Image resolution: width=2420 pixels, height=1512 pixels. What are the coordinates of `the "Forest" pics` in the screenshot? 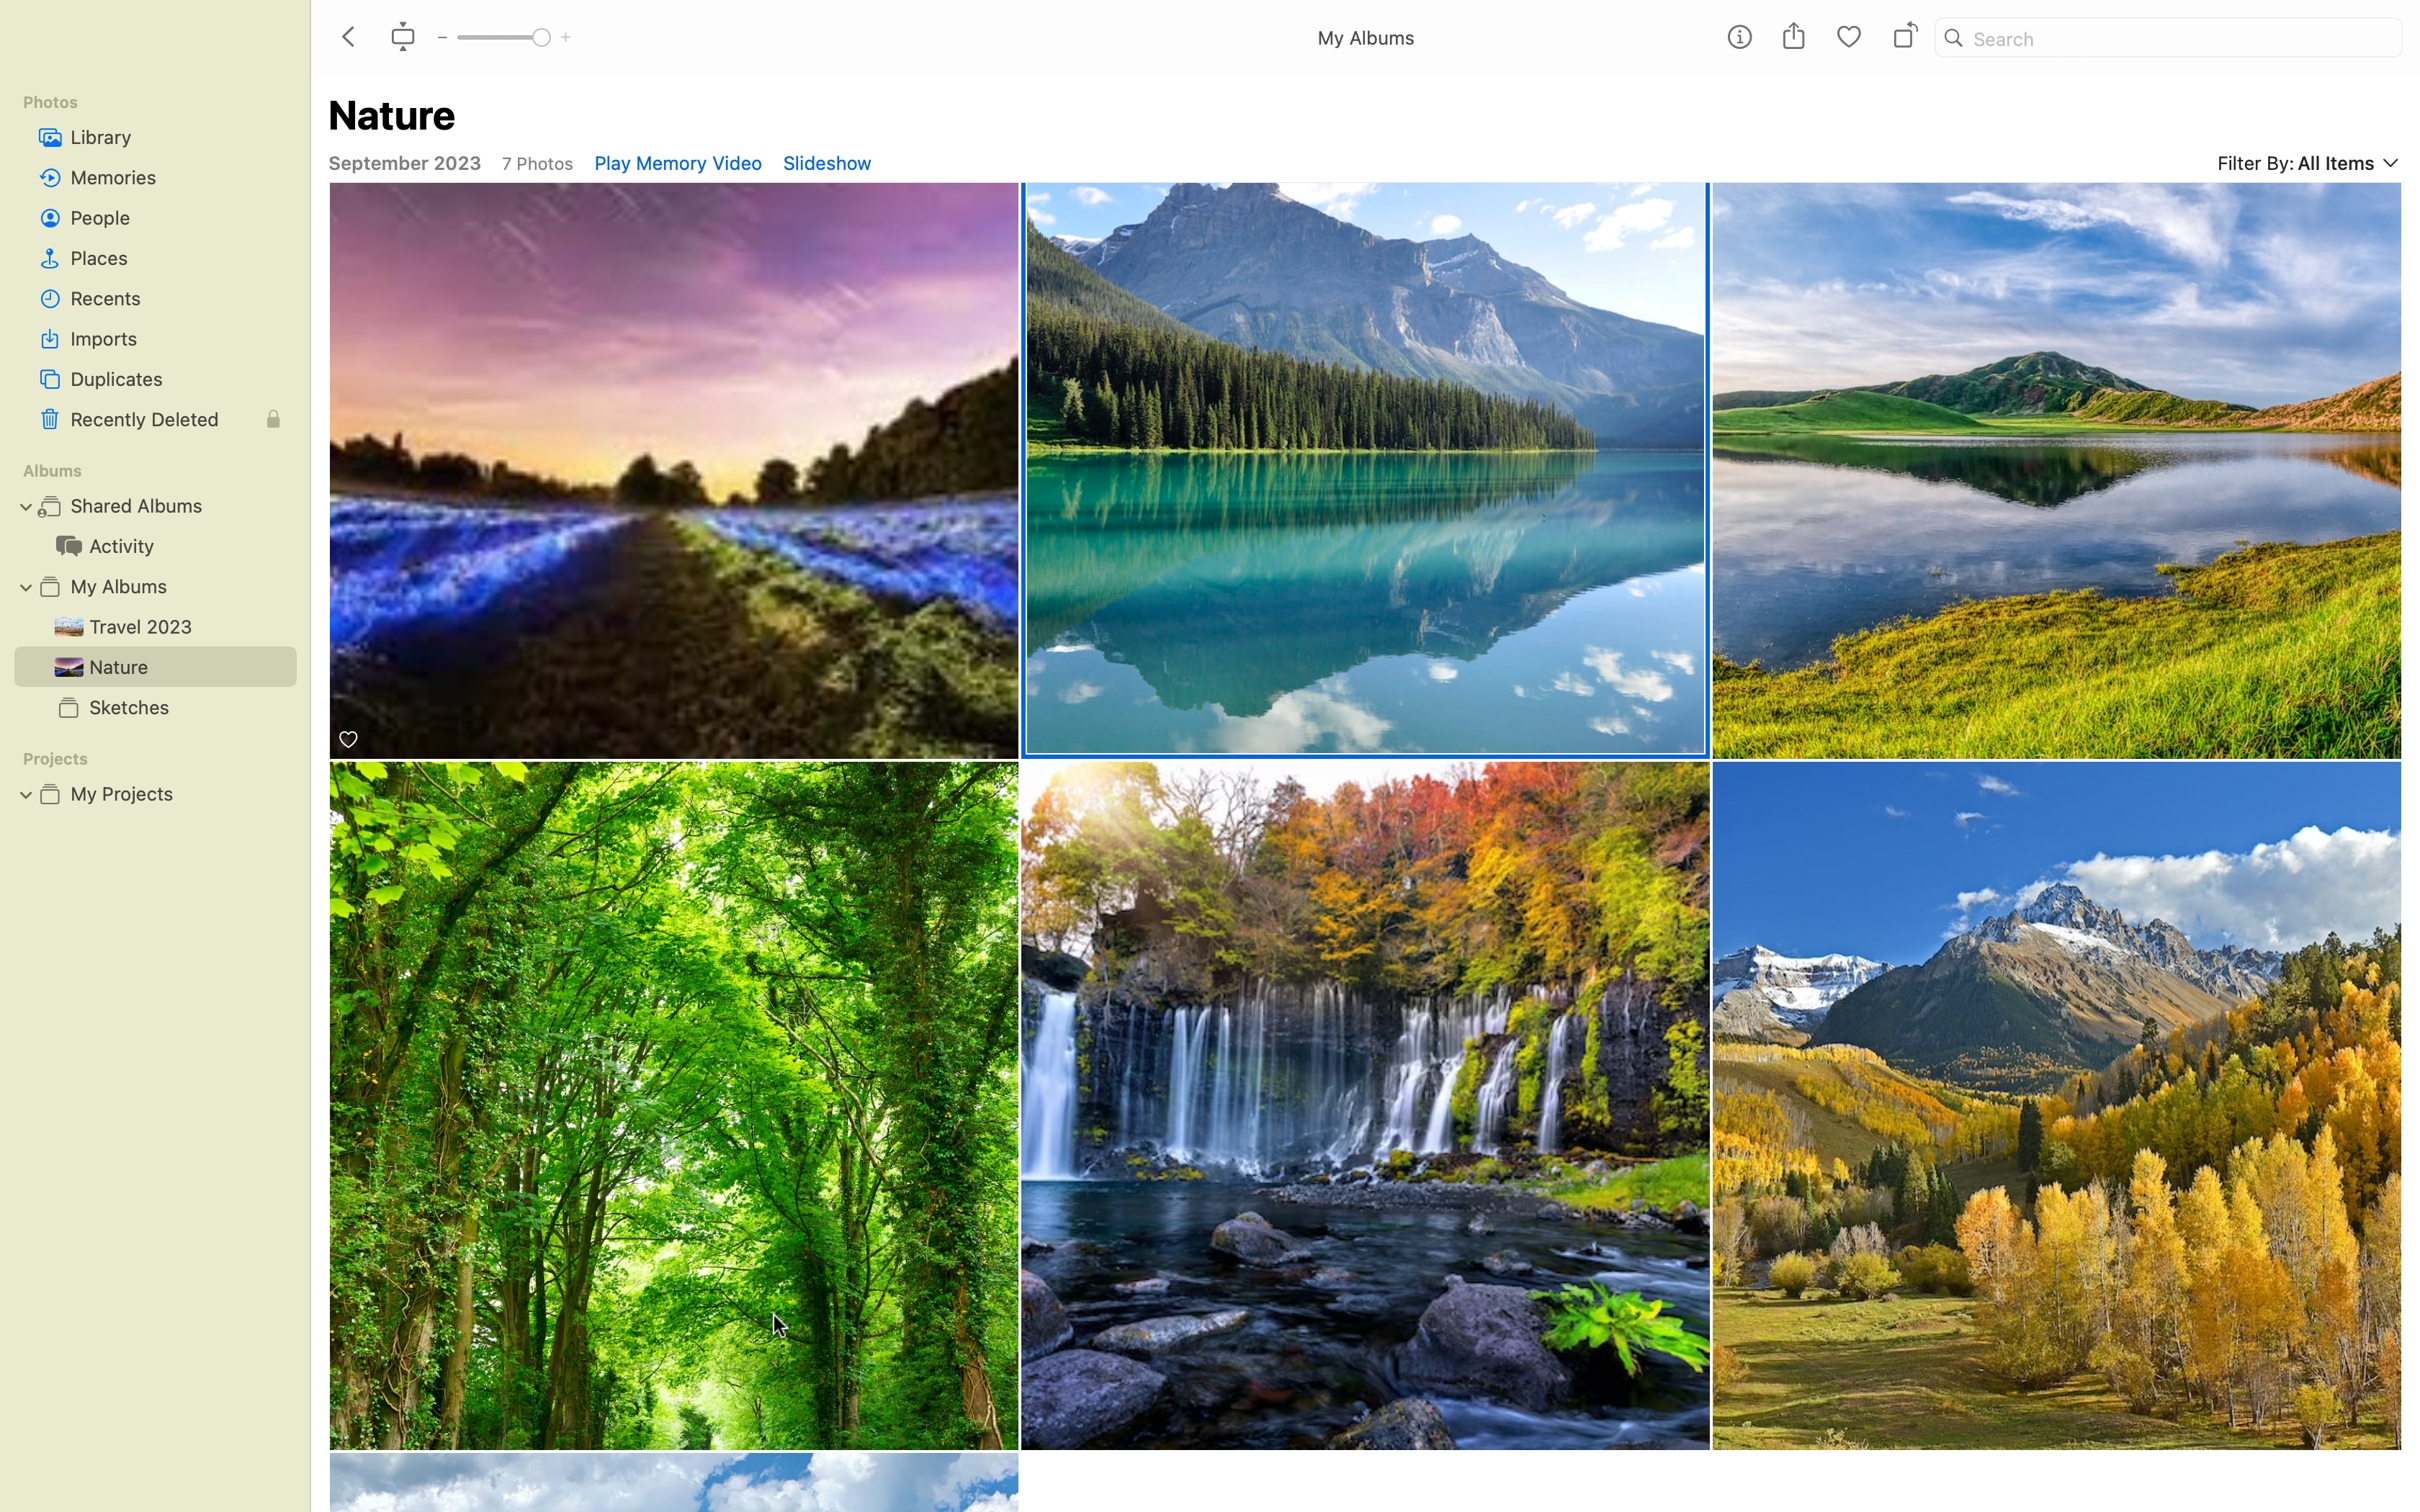 It's located at (674, 1104).